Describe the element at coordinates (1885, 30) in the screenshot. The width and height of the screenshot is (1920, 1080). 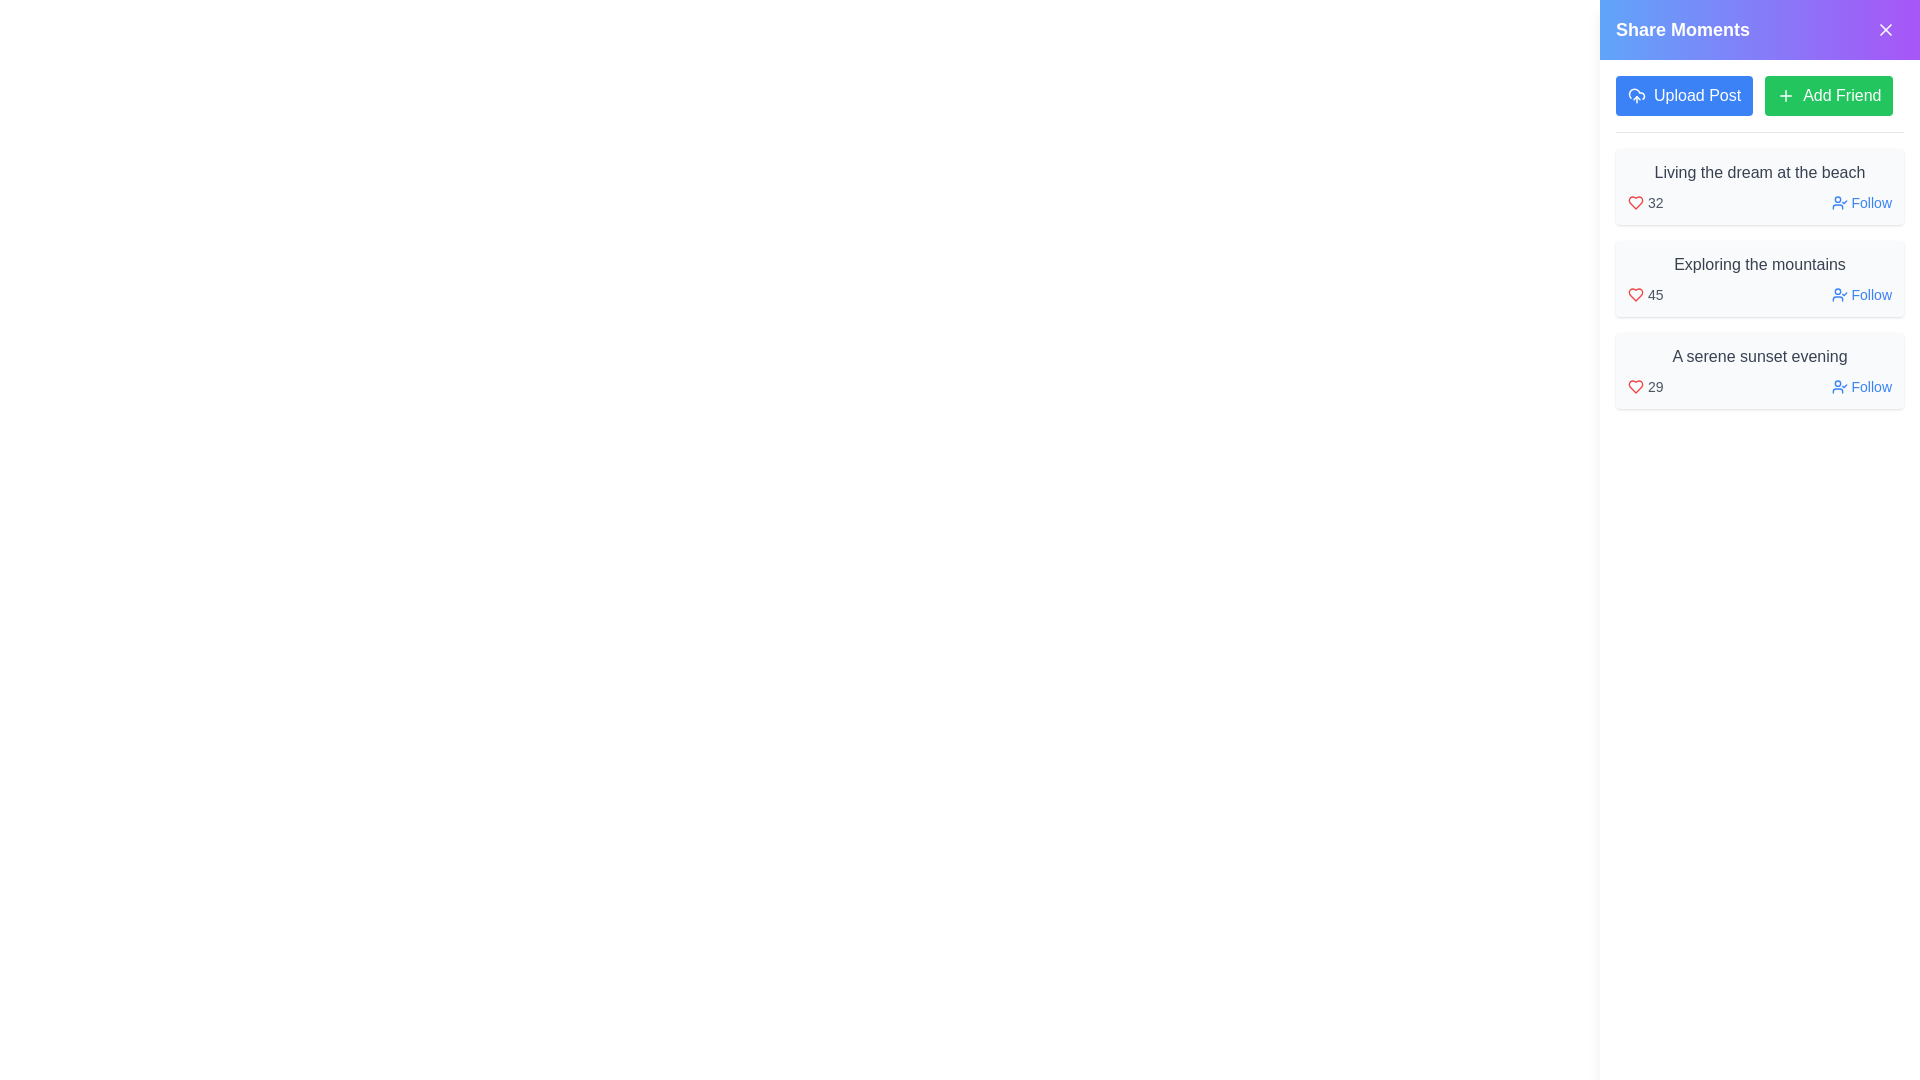
I see `the close button located in the top-right corner of the header bar that contains the text 'Share Moments' and has a gradient background from blue to purple for visual feedback` at that location.